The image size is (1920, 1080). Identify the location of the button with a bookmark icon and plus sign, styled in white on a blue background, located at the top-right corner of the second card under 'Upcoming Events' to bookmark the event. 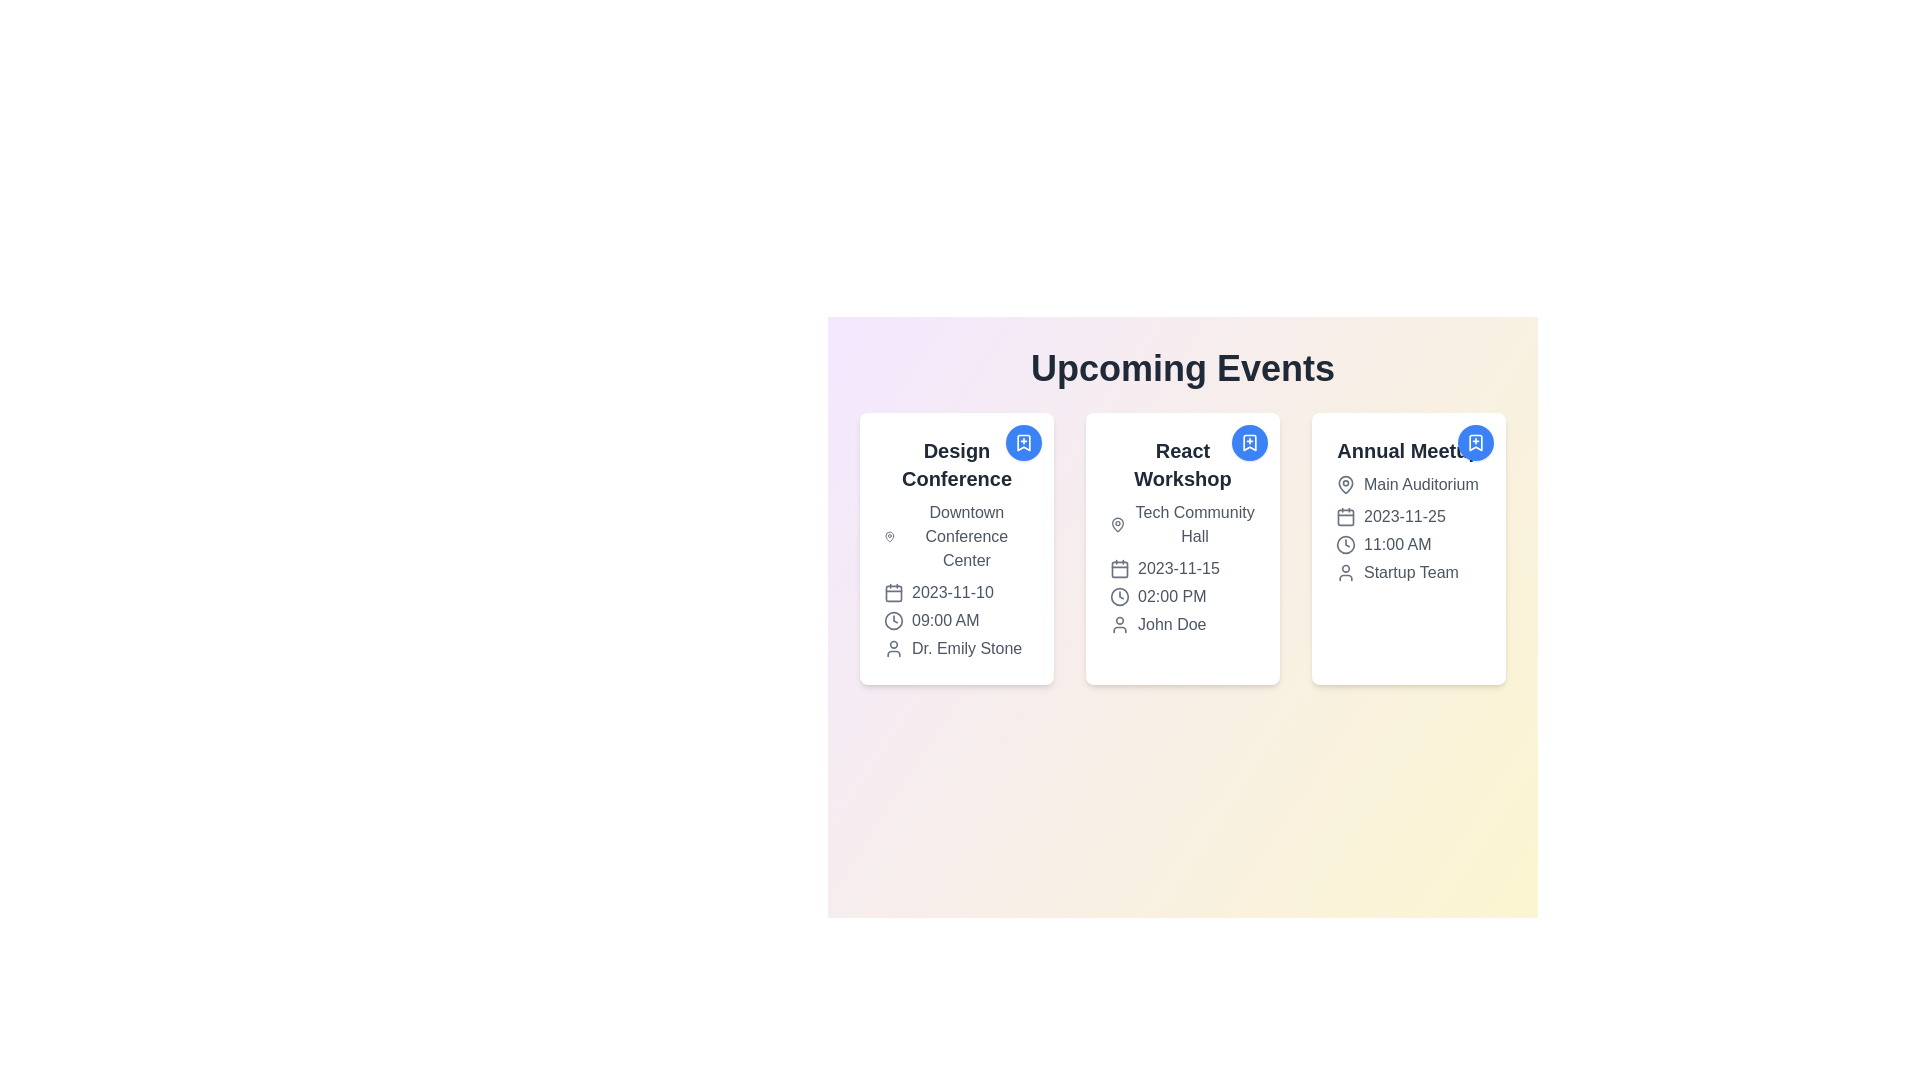
(1248, 442).